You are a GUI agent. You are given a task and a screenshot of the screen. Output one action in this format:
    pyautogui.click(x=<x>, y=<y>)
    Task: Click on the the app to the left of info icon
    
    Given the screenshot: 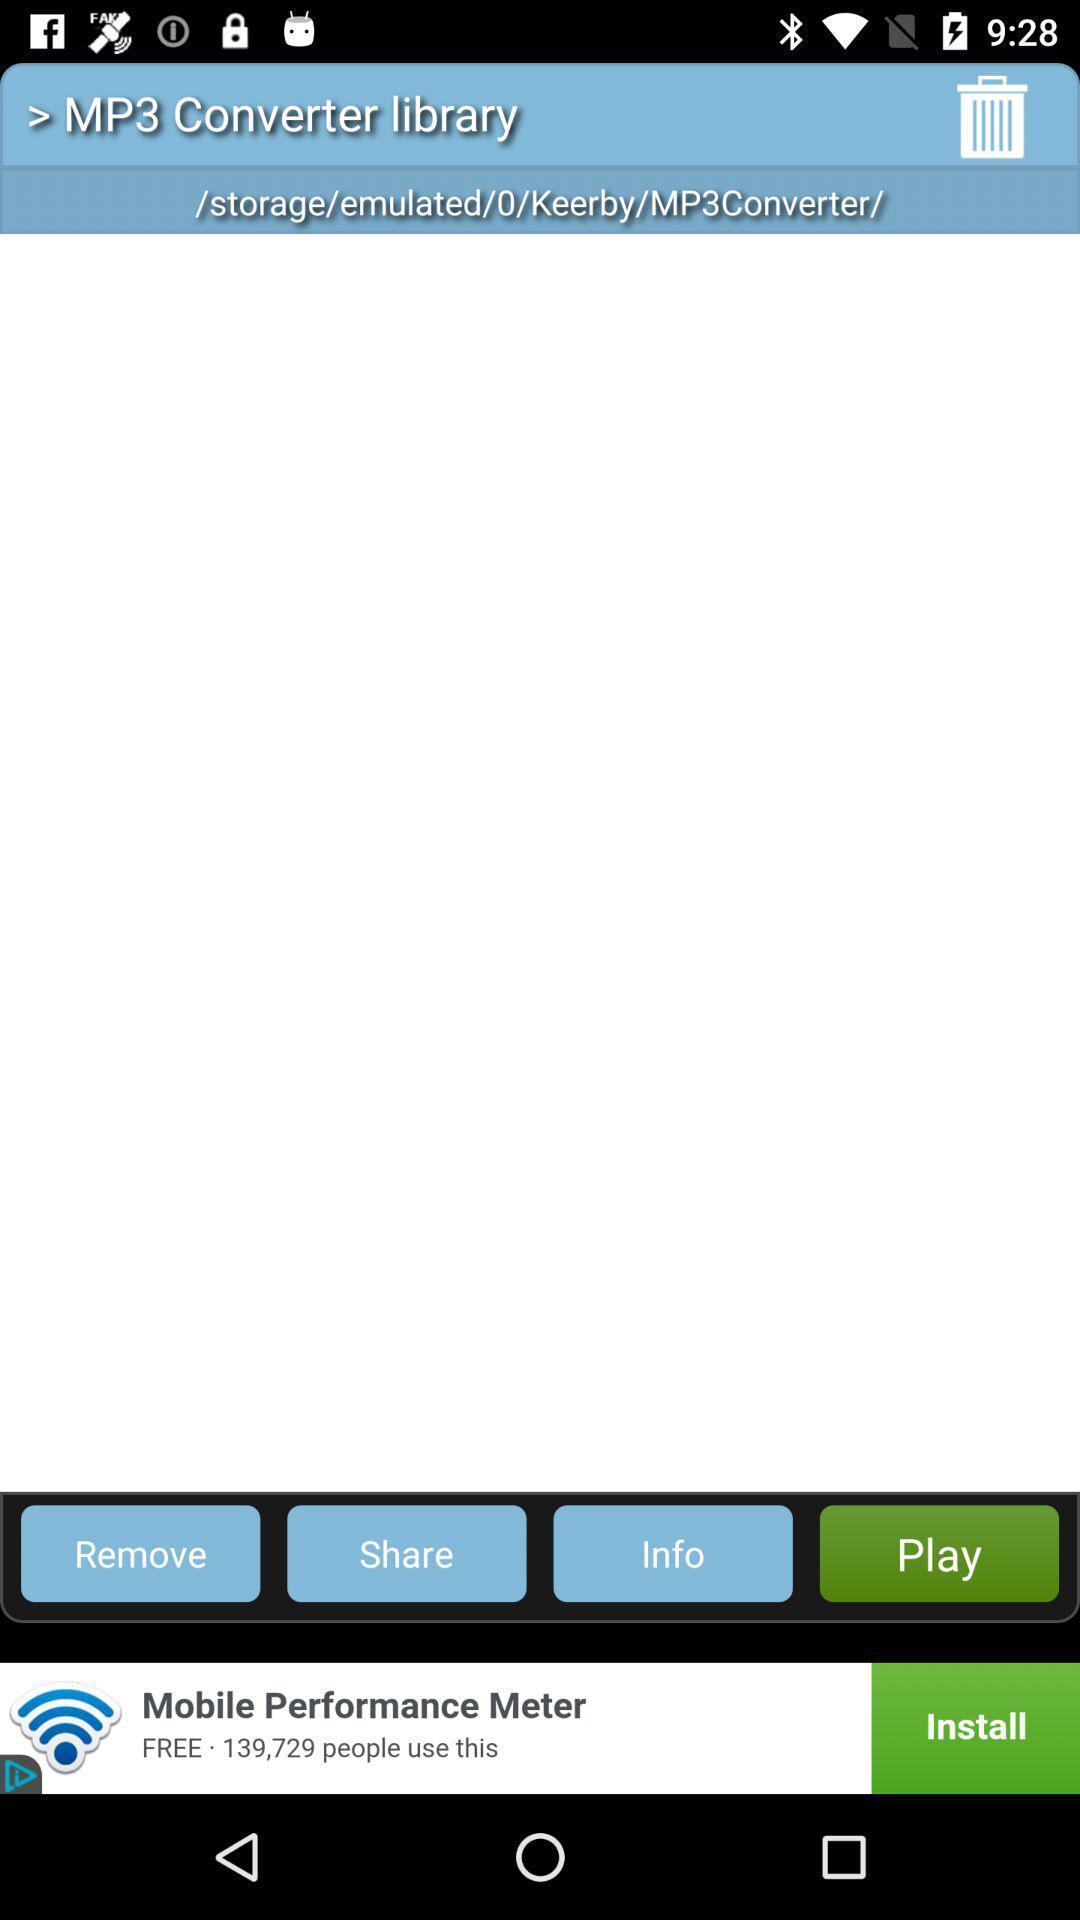 What is the action you would take?
    pyautogui.click(x=405, y=1552)
    